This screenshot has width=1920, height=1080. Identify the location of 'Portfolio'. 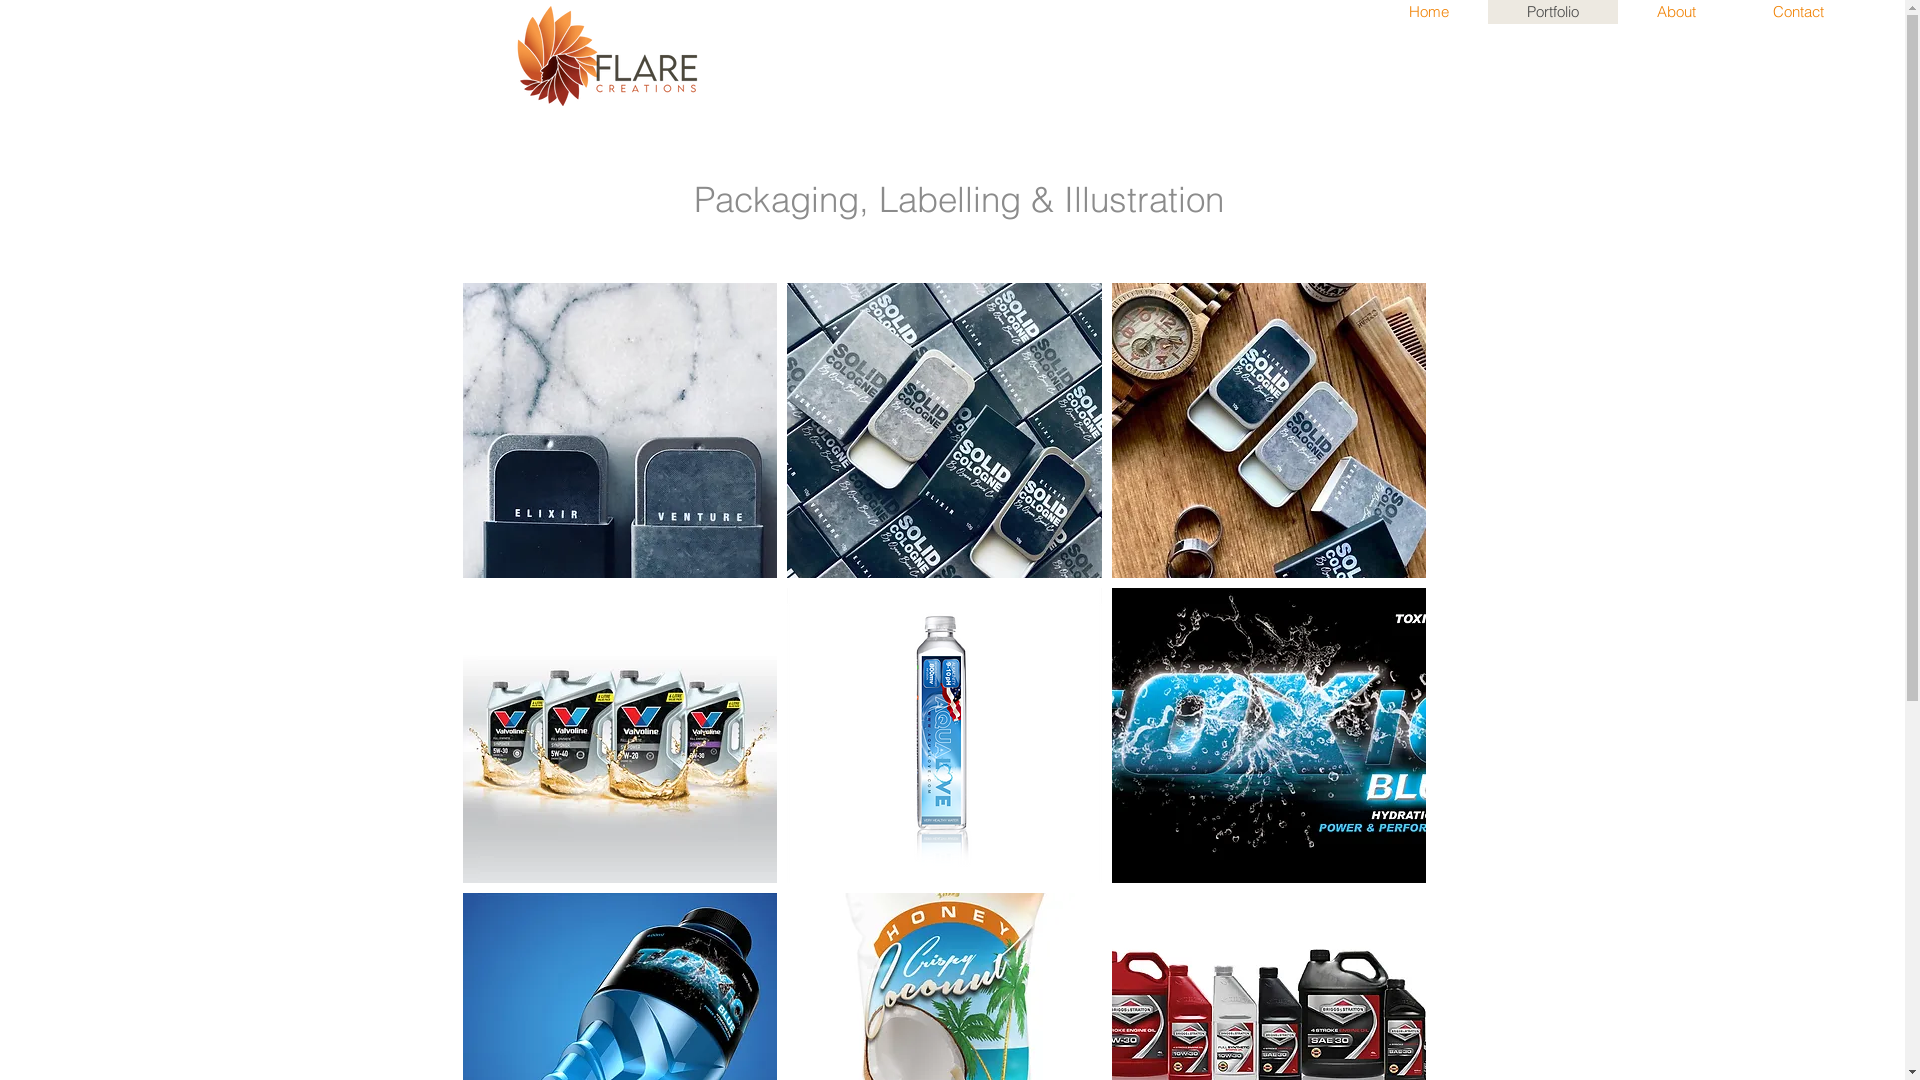
(1488, 11).